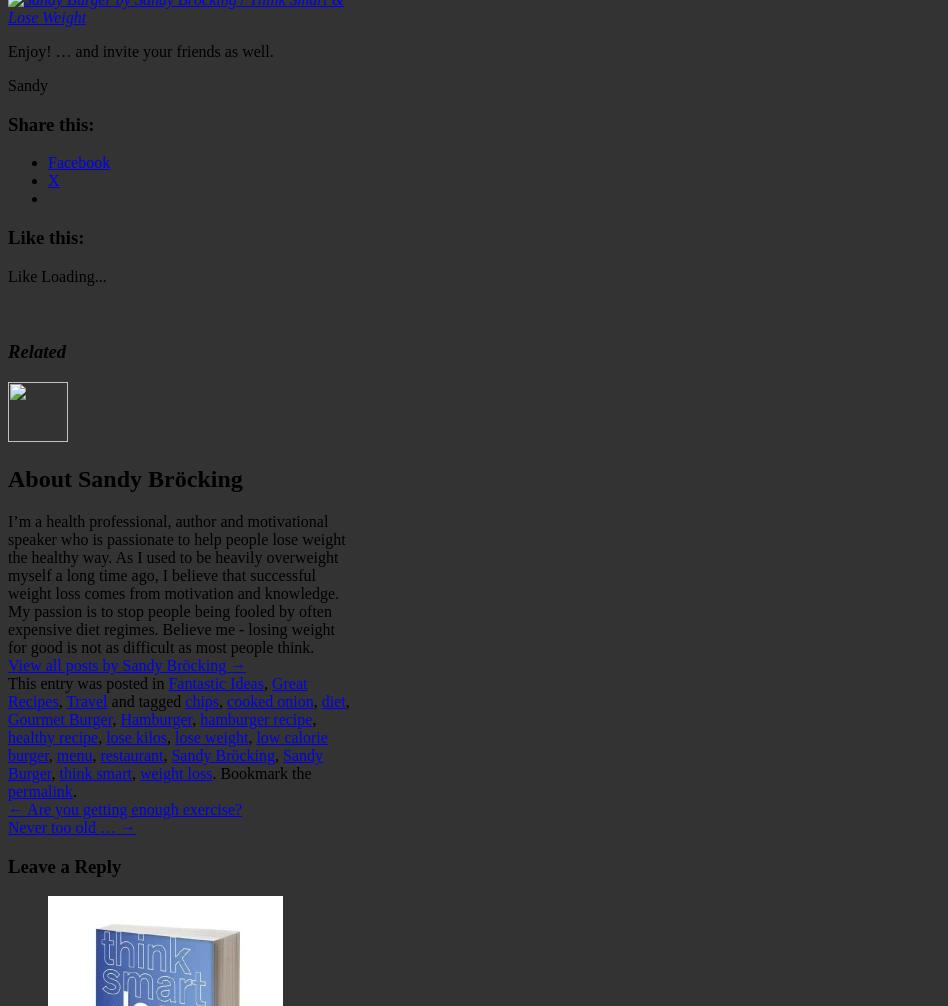 The height and width of the screenshot is (1006, 948). What do you see at coordinates (51, 123) in the screenshot?
I see `'Share this:'` at bounding box center [51, 123].